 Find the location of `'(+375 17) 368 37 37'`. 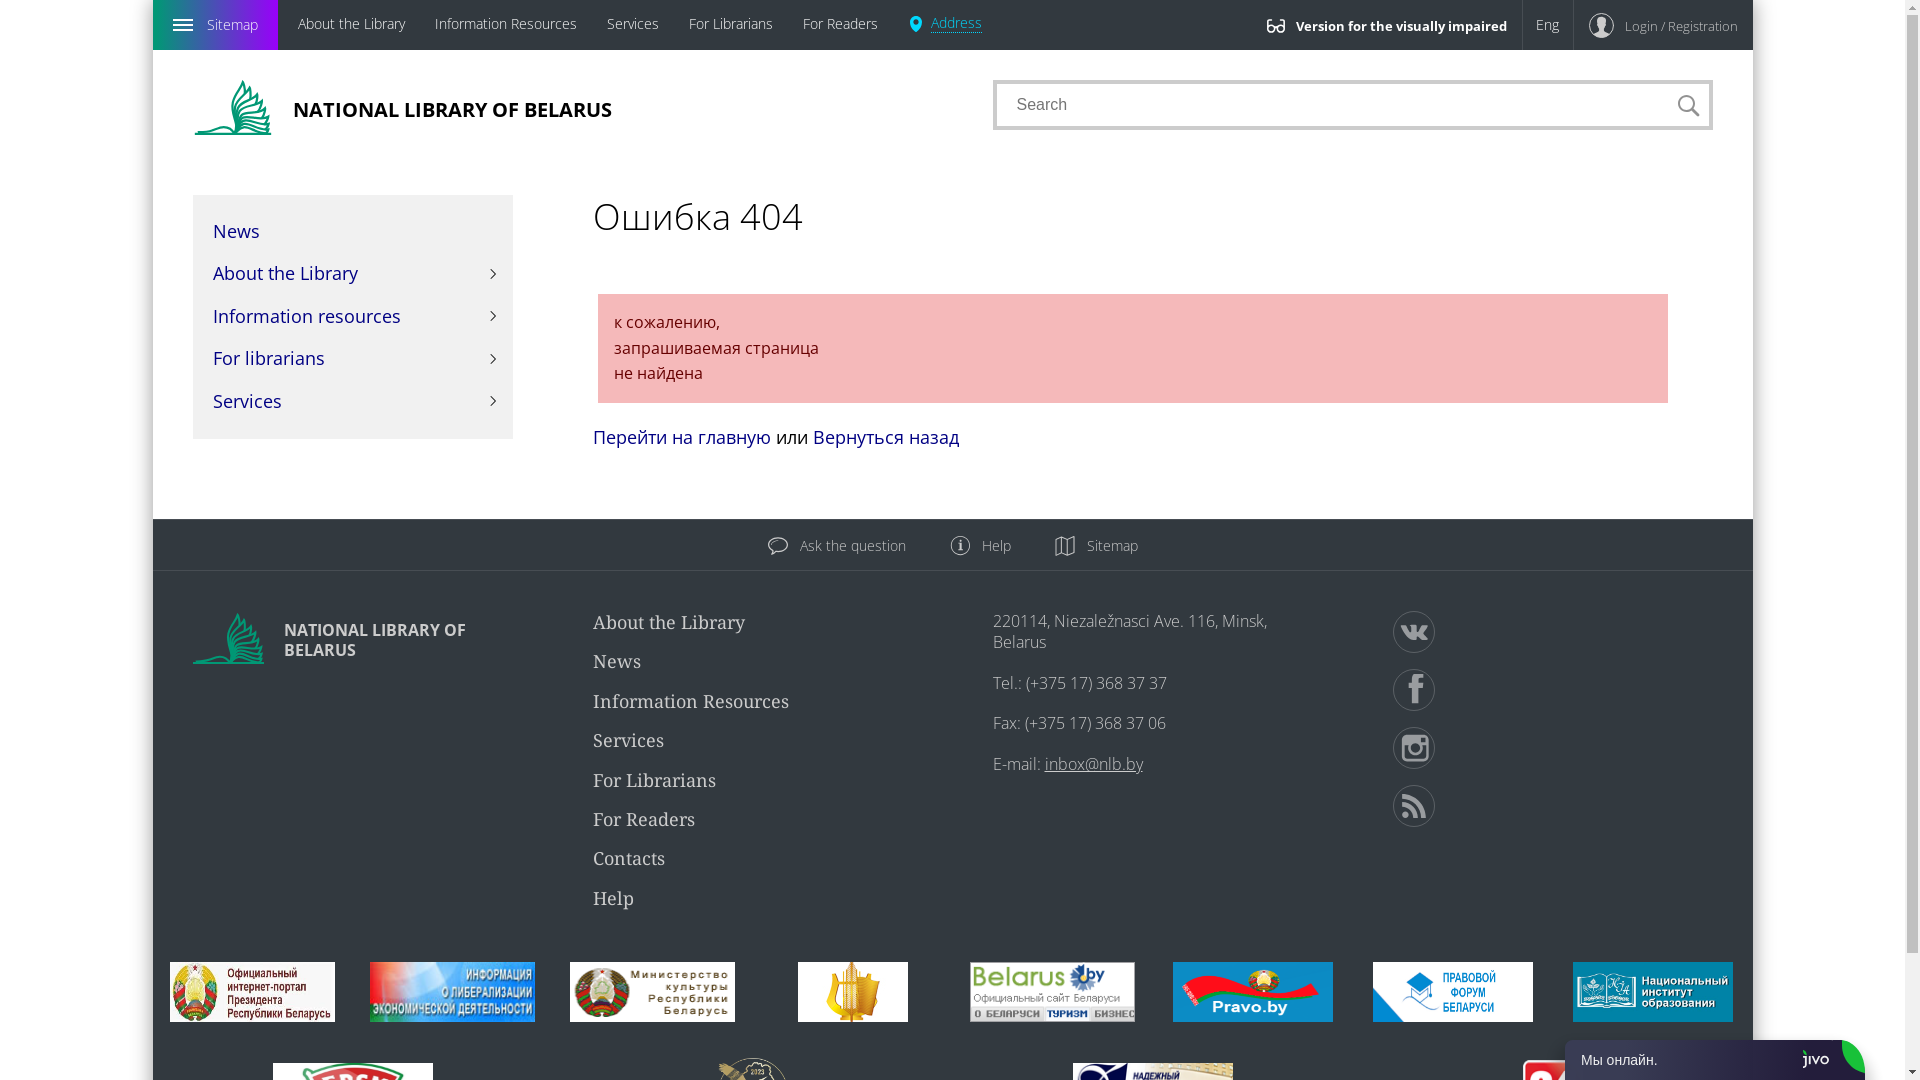

'(+375 17) 368 37 37' is located at coordinates (1026, 681).